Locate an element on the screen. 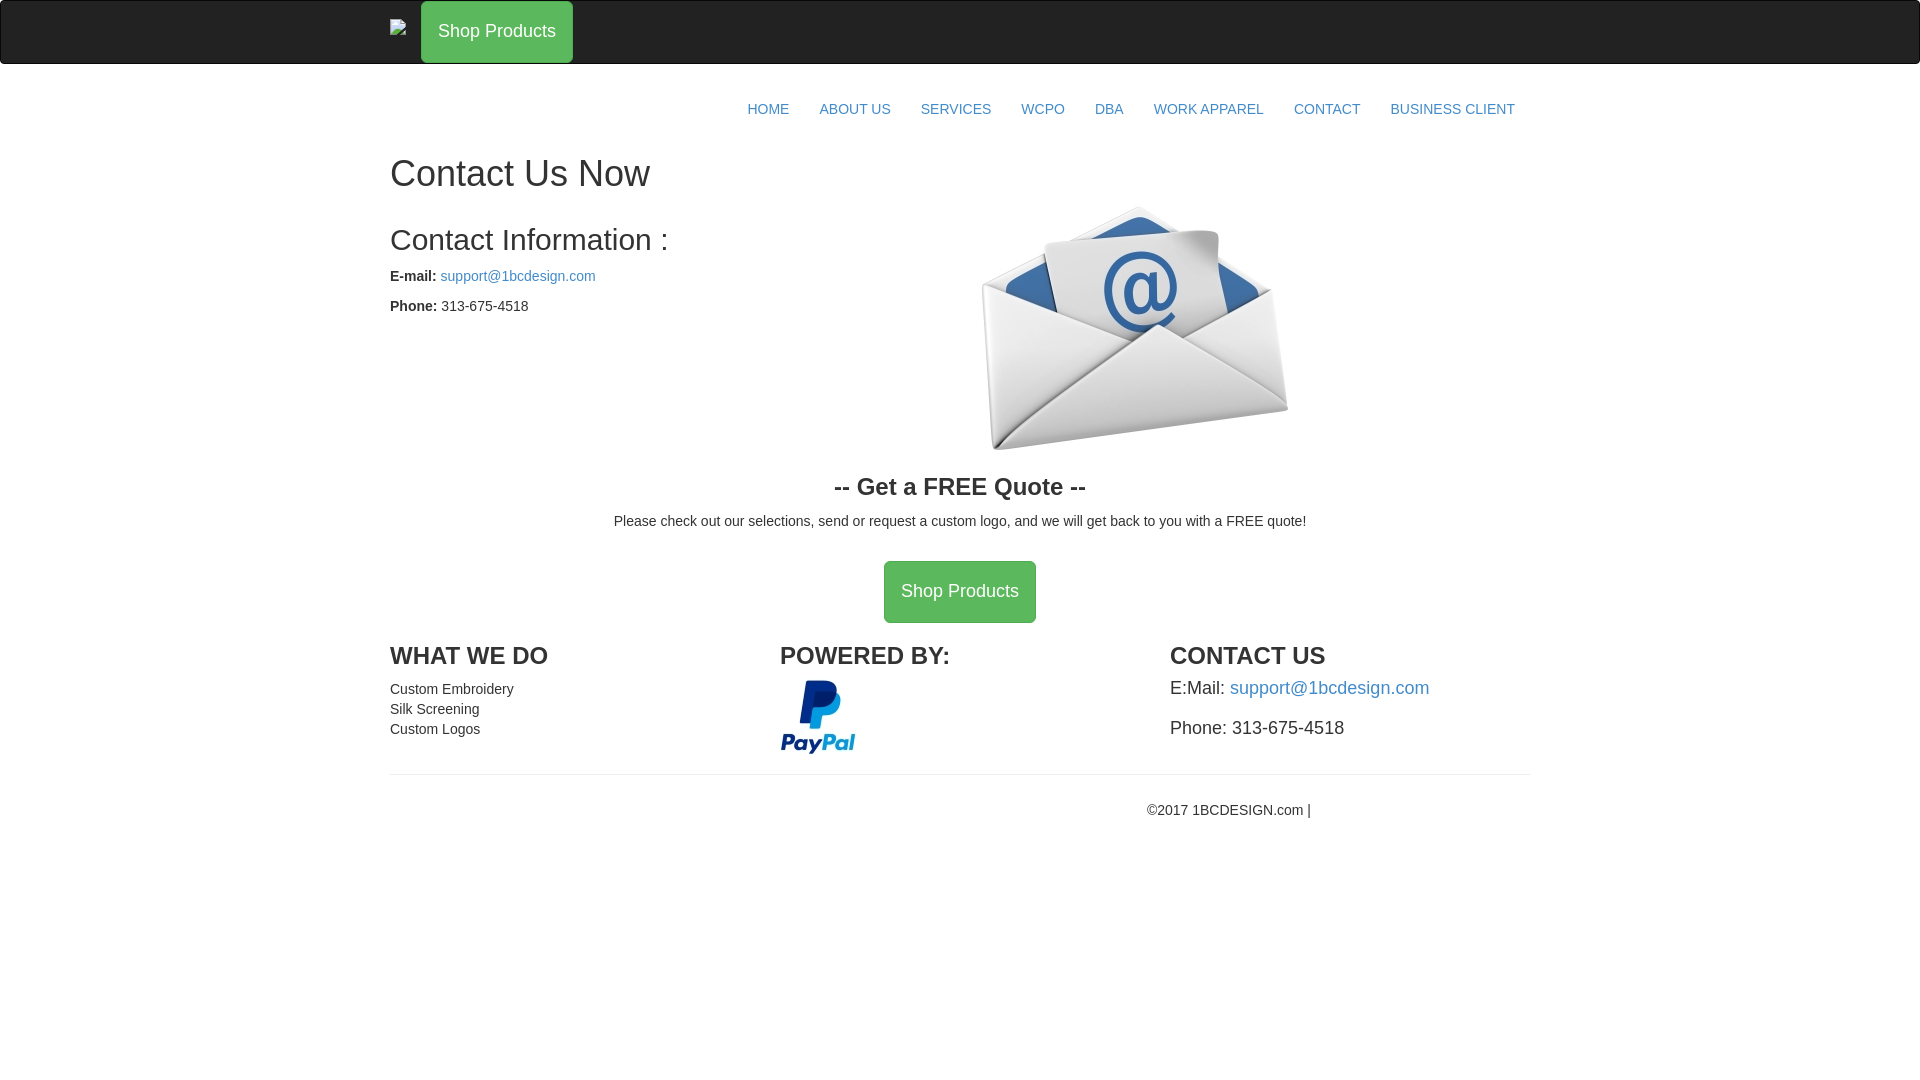 The width and height of the screenshot is (1920, 1080). 'HOME' is located at coordinates (767, 108).